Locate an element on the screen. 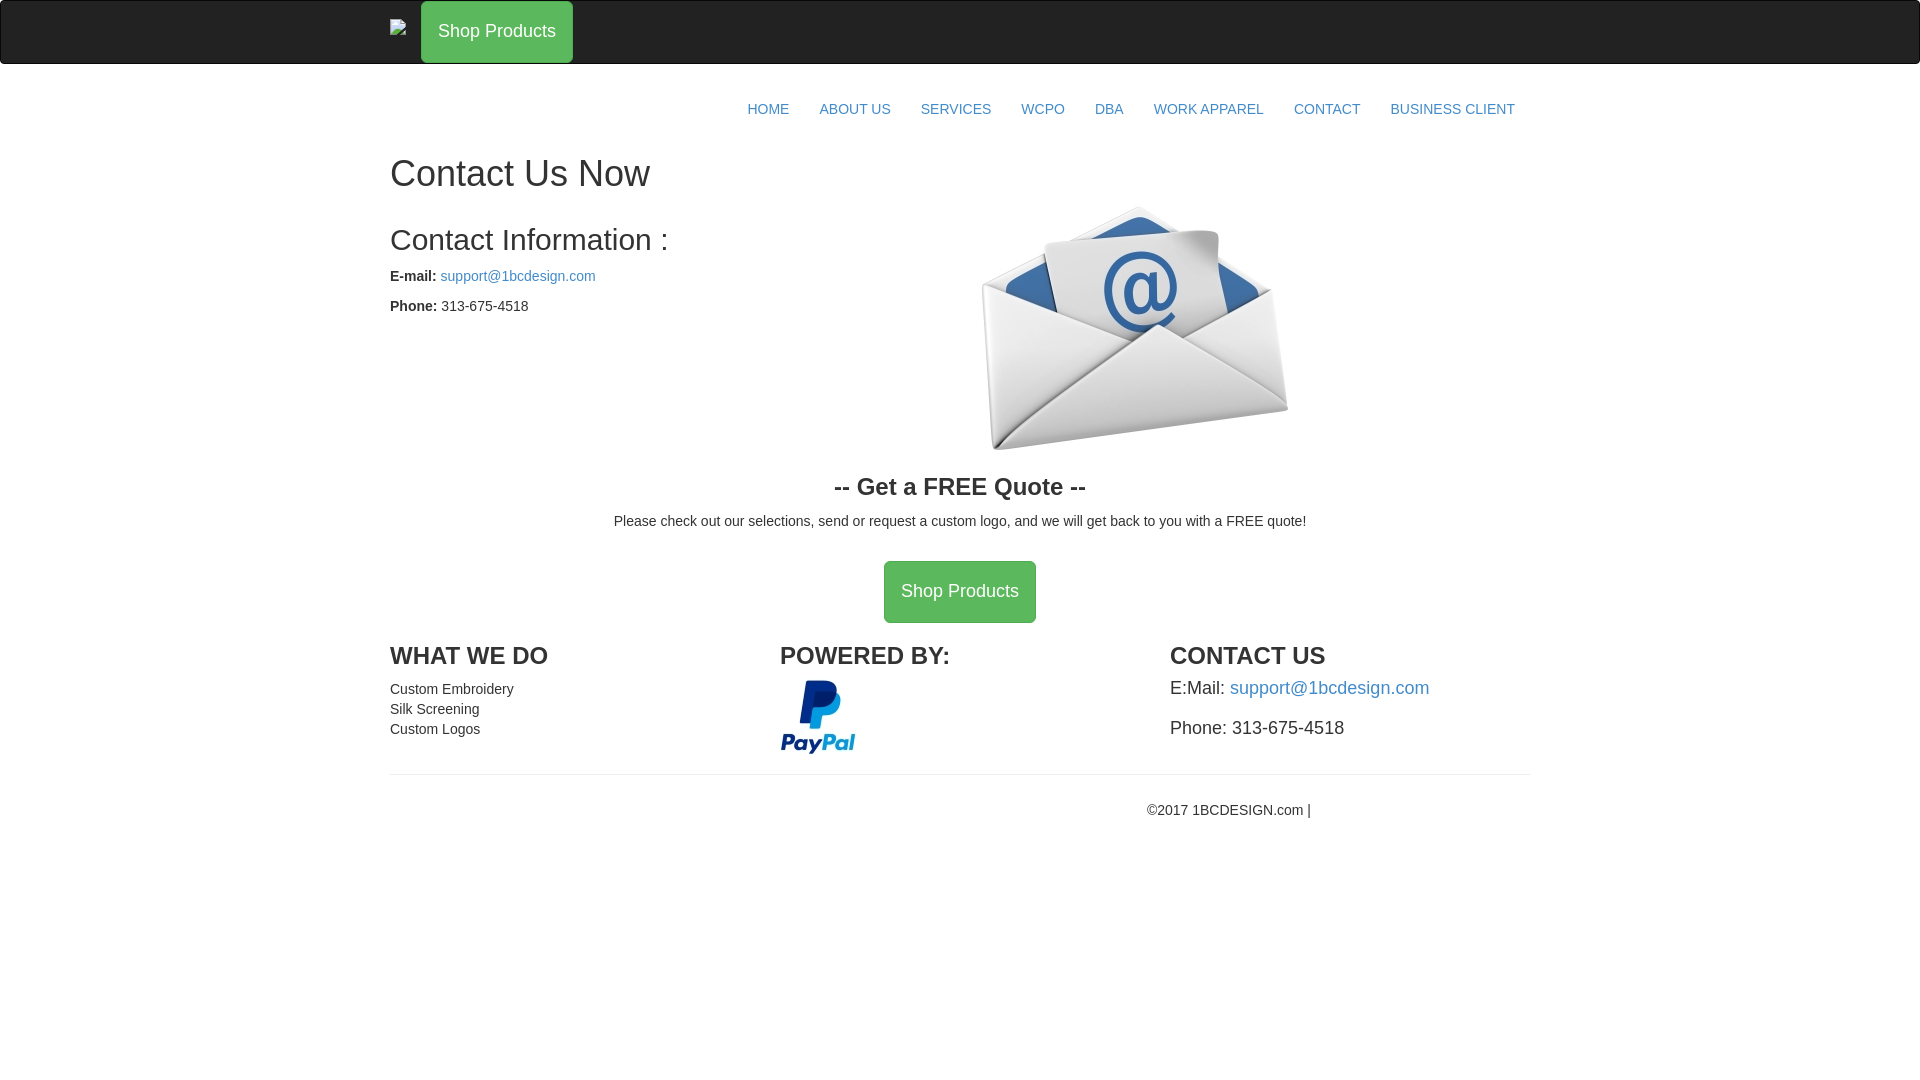 The width and height of the screenshot is (1920, 1080). 'HOME' is located at coordinates (767, 108).